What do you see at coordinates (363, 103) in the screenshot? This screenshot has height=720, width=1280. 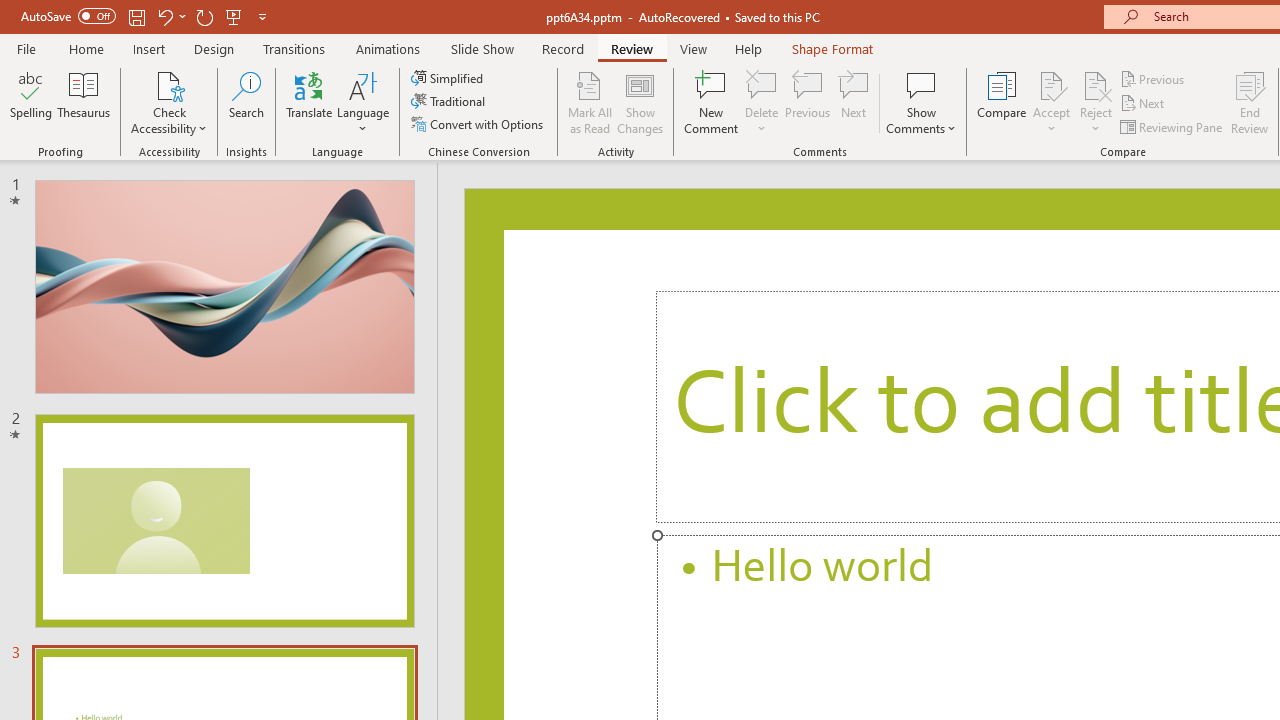 I see `'Language'` at bounding box center [363, 103].